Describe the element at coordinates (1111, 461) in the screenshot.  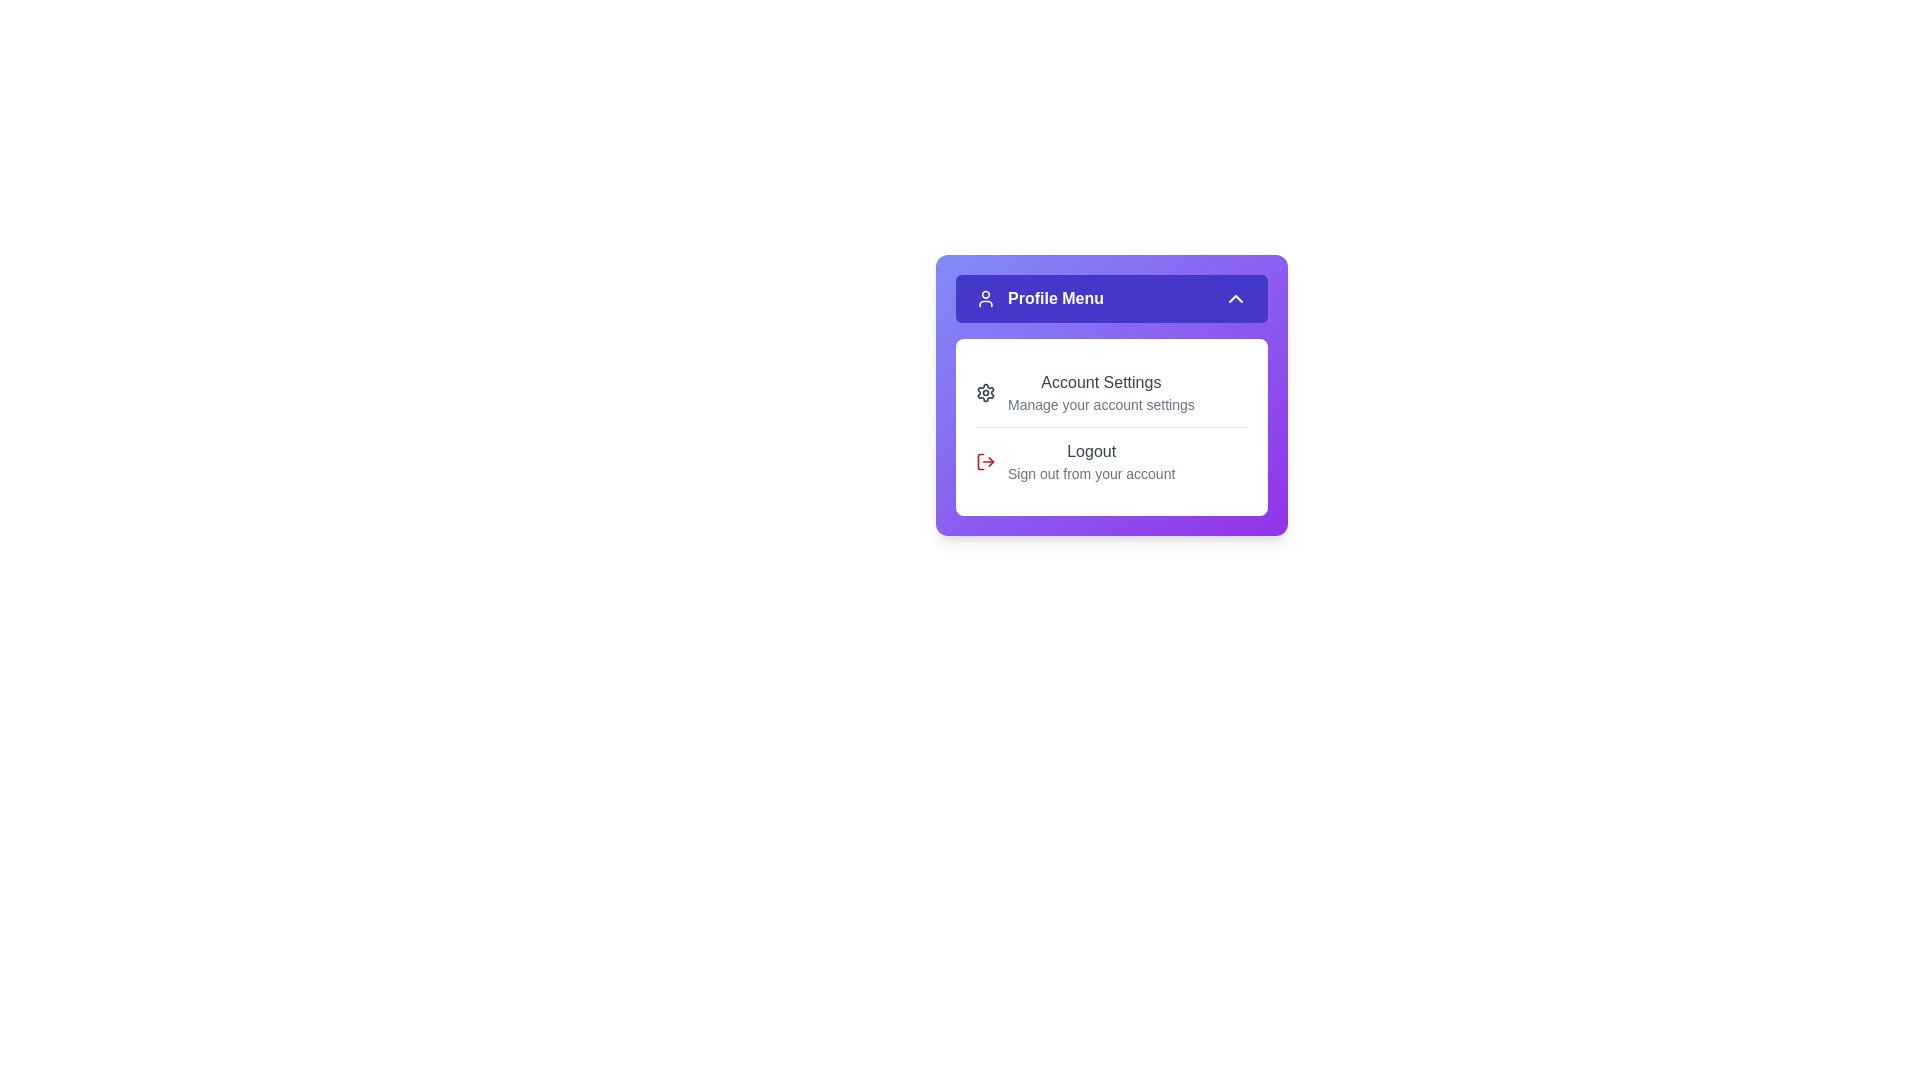
I see `the 'Logout' option in the dropdown menu to sign out` at that location.